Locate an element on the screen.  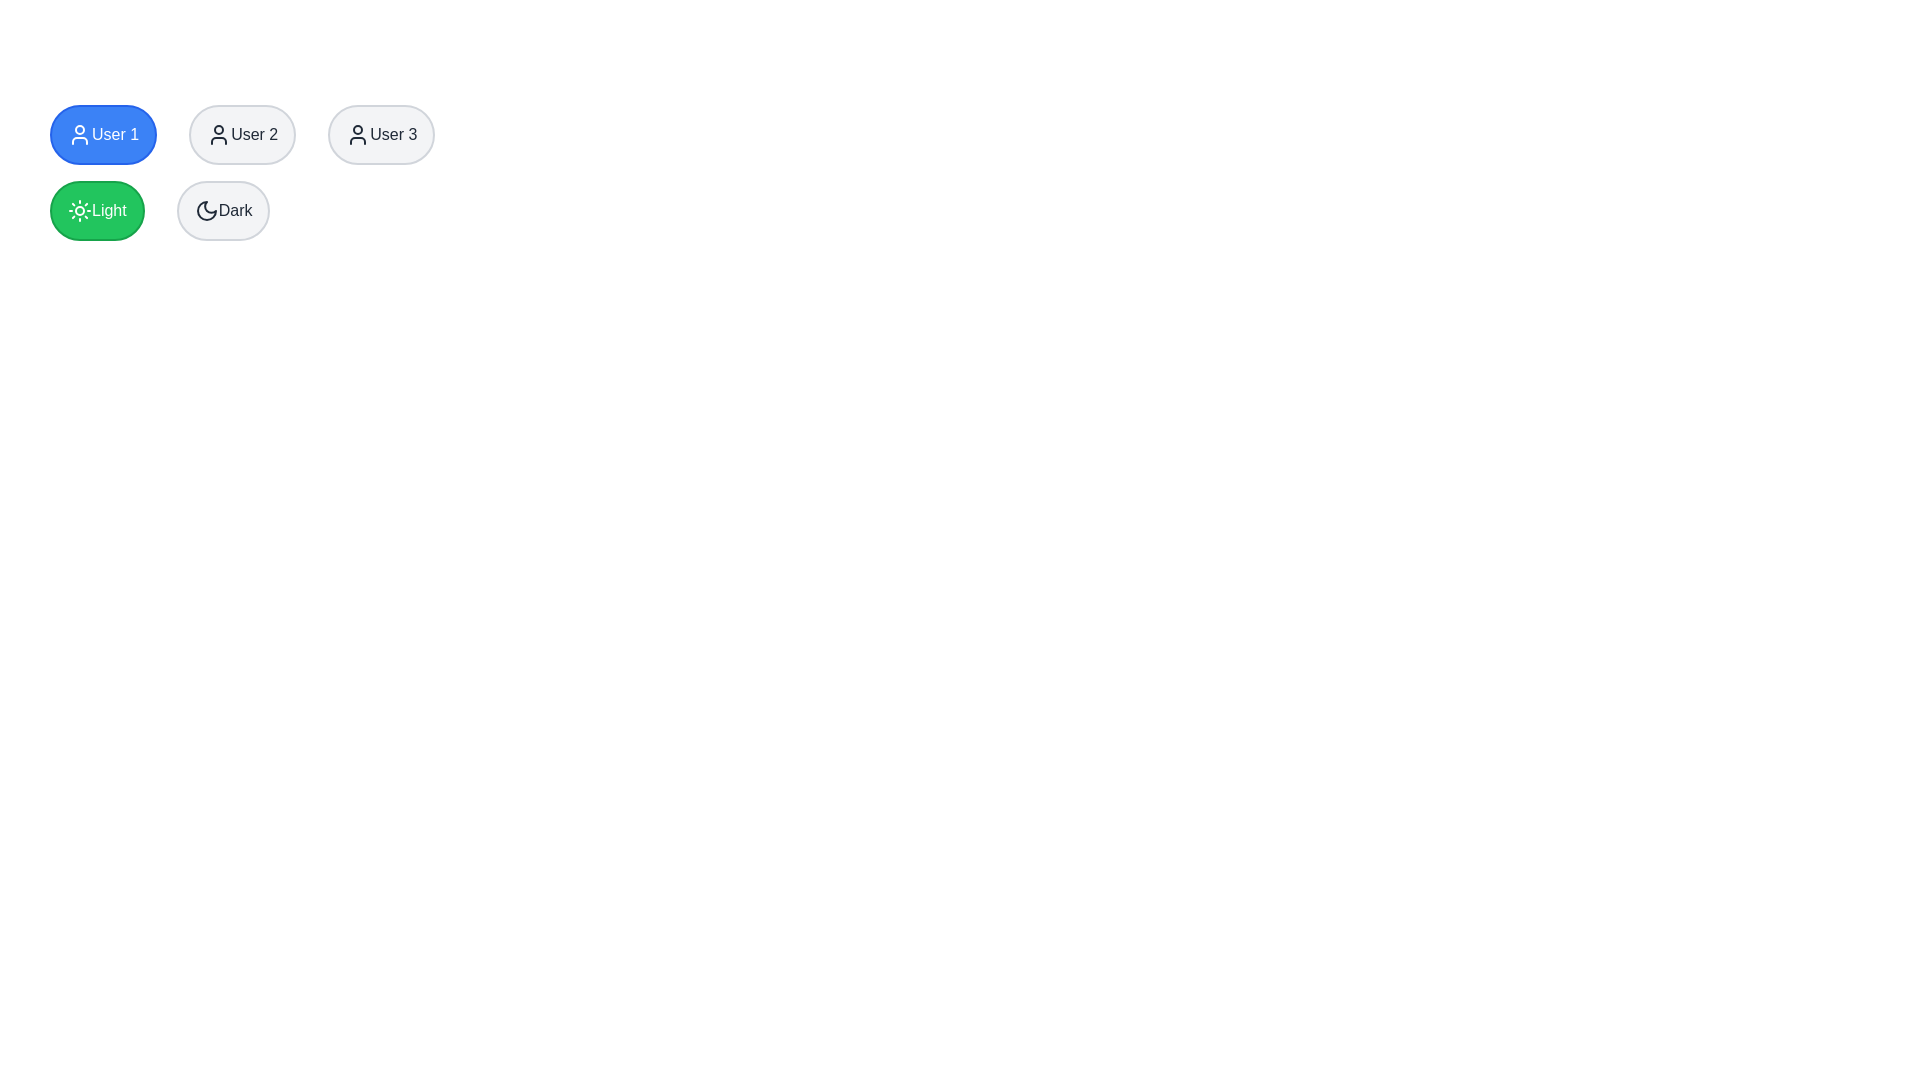
the visual icon that represents 'User 1', located at the center of the button labeled 'User 1' is located at coordinates (80, 135).